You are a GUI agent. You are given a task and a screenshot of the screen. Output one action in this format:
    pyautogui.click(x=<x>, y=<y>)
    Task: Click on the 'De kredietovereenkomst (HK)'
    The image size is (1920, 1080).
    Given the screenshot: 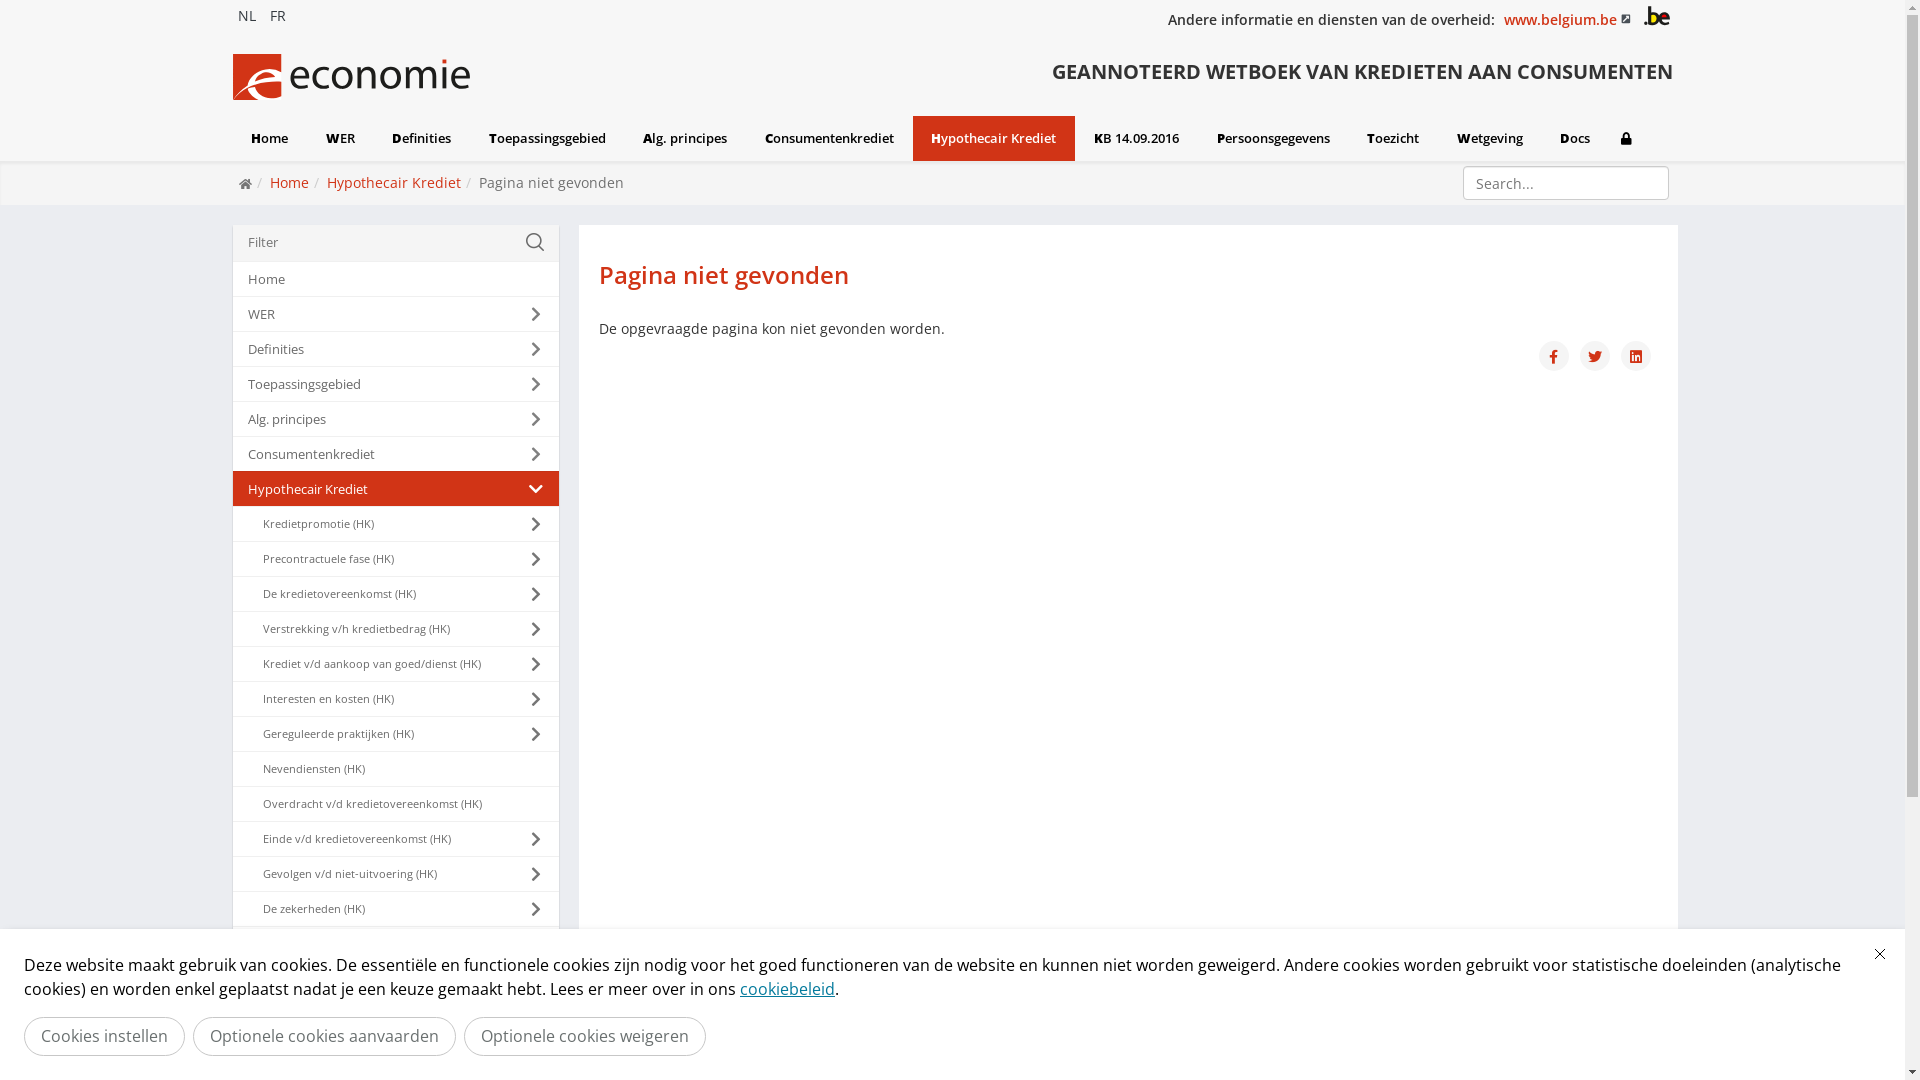 What is the action you would take?
    pyautogui.click(x=394, y=593)
    